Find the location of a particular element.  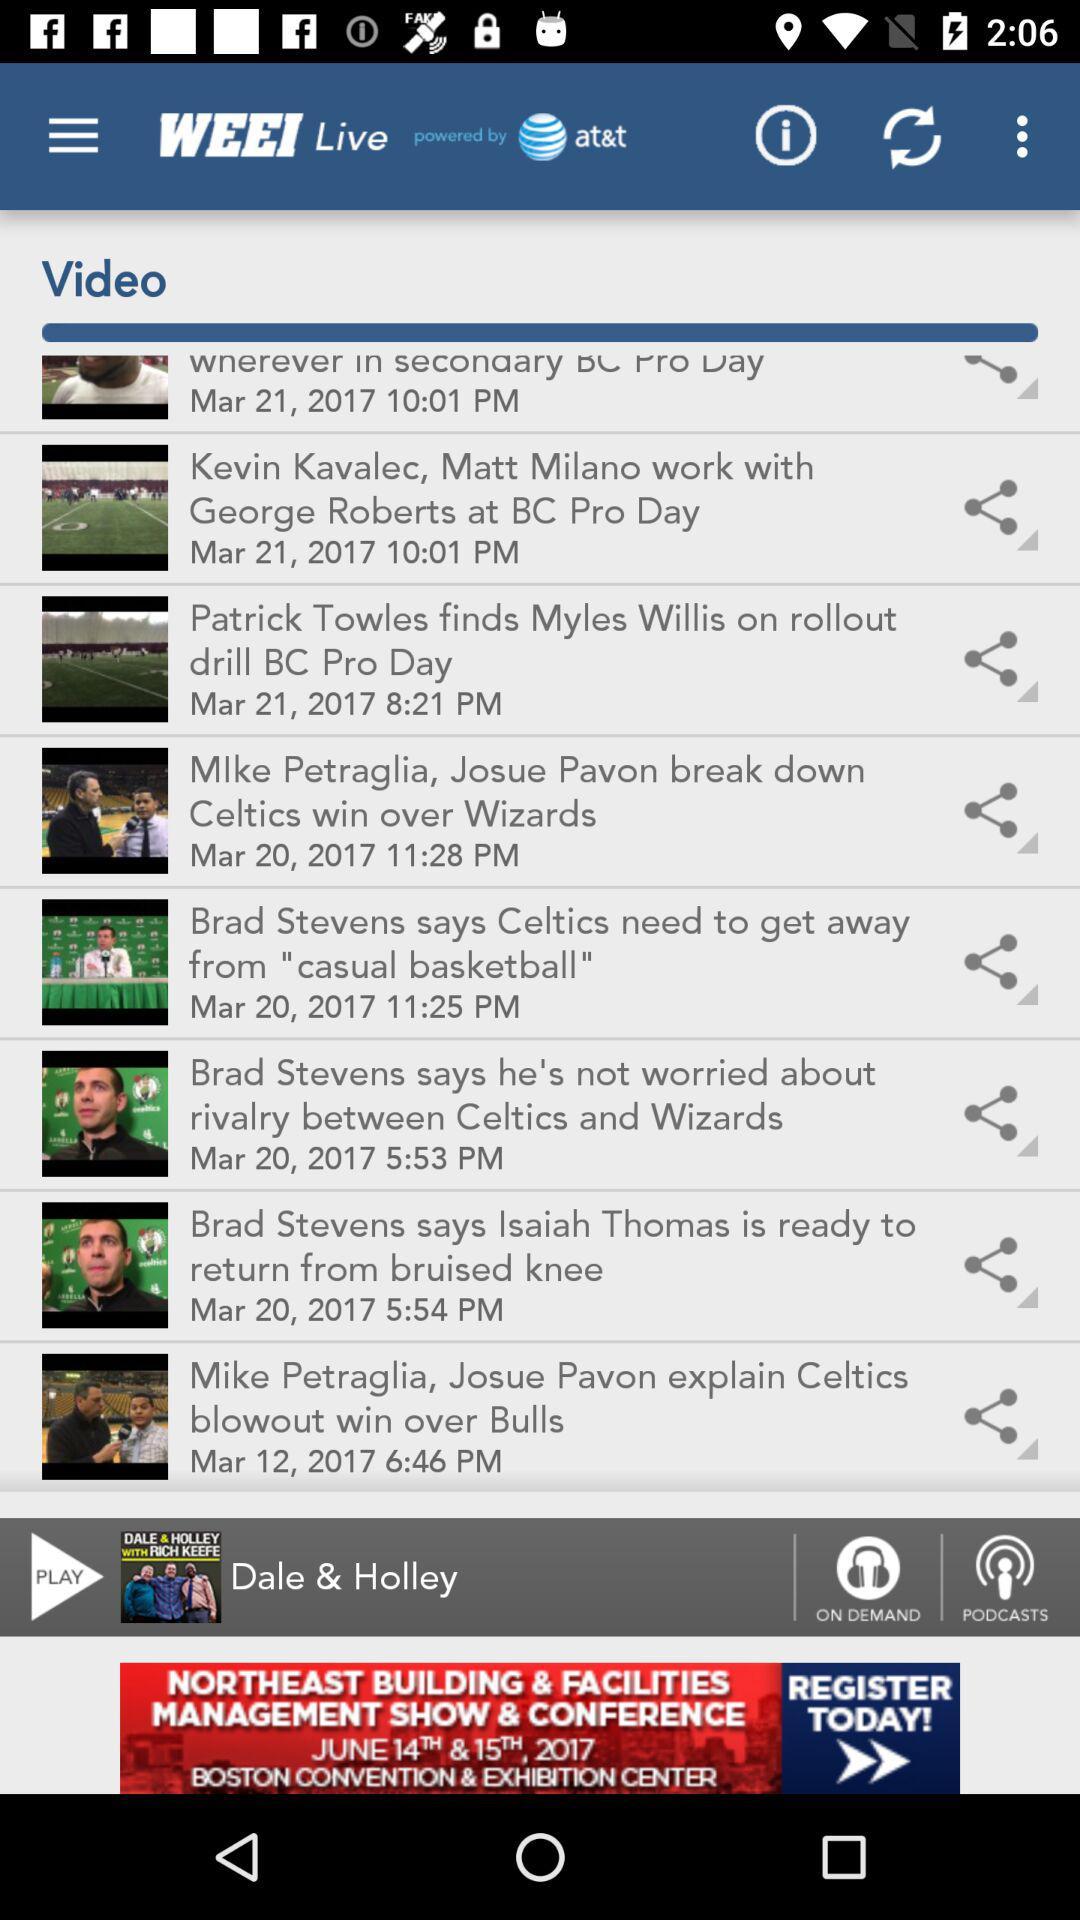

the lock icon is located at coordinates (866, 1576).